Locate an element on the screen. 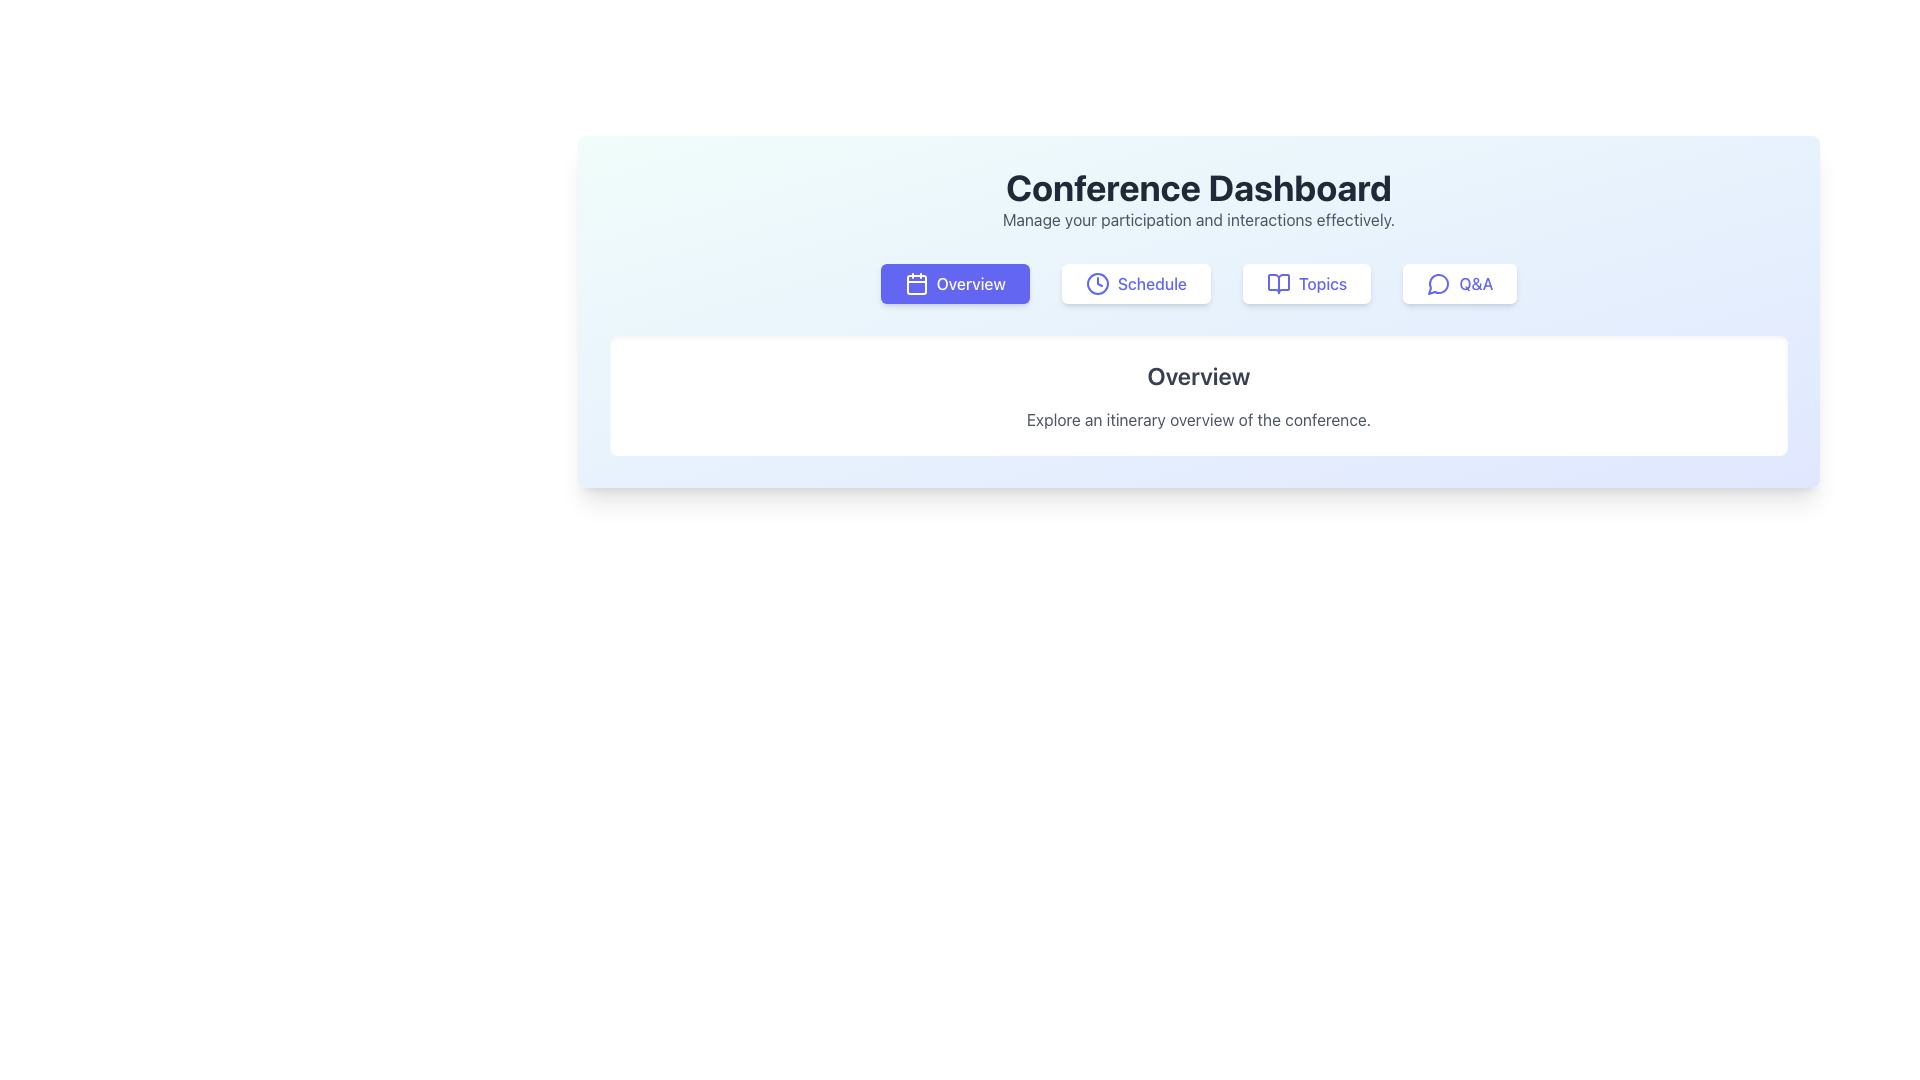 This screenshot has height=1080, width=1920. the clock icon component that is centrally located within the 'Schedule' button in the horizontal navigation bar is located at coordinates (1096, 284).